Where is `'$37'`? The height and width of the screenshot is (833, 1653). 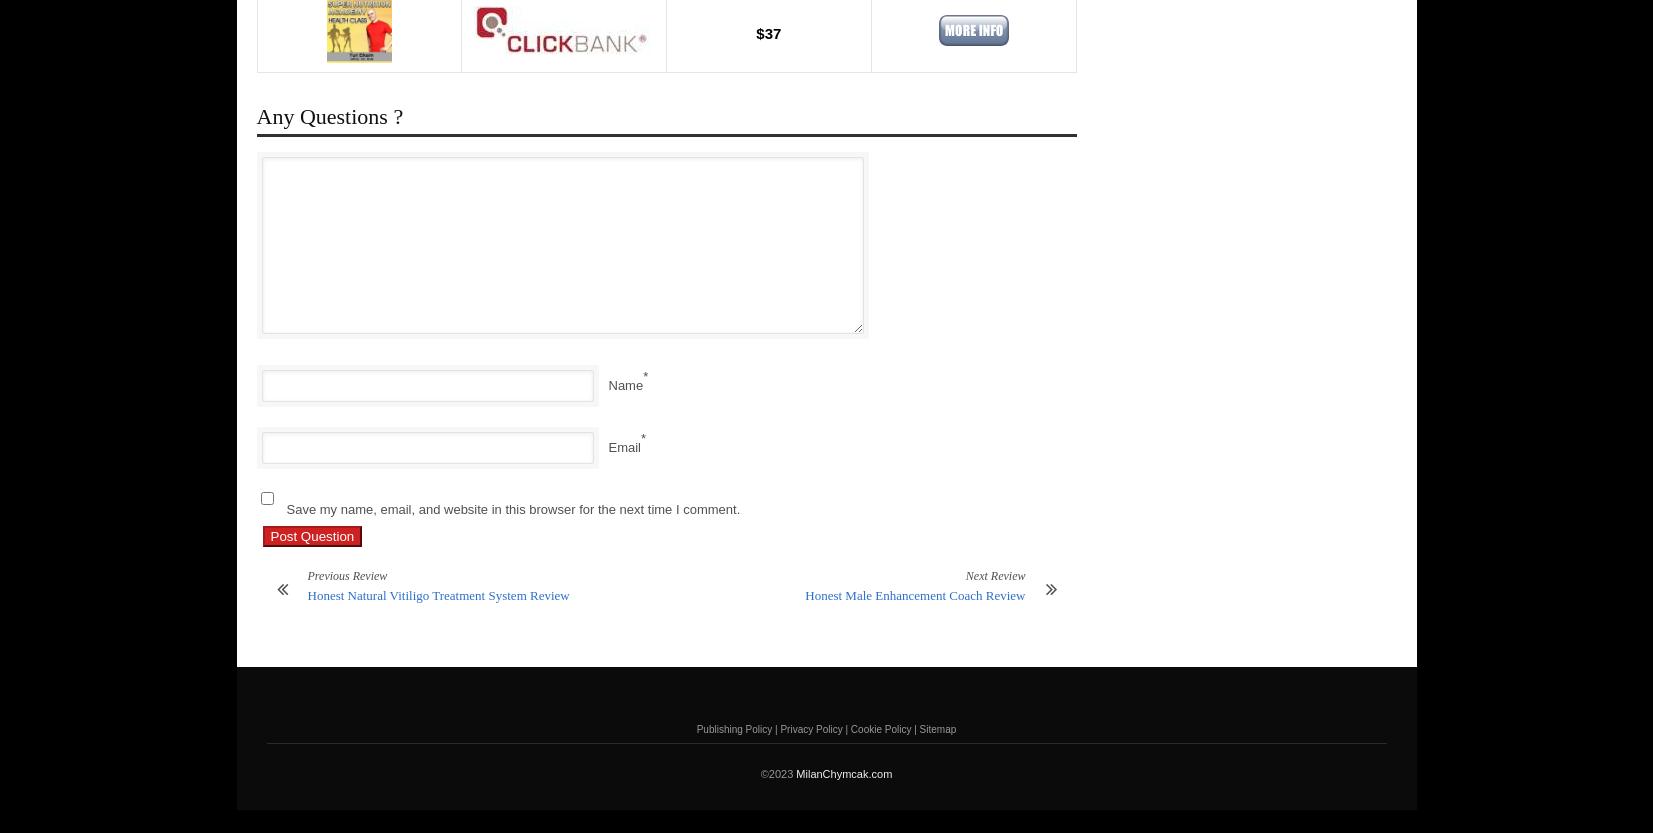
'$37' is located at coordinates (767, 33).